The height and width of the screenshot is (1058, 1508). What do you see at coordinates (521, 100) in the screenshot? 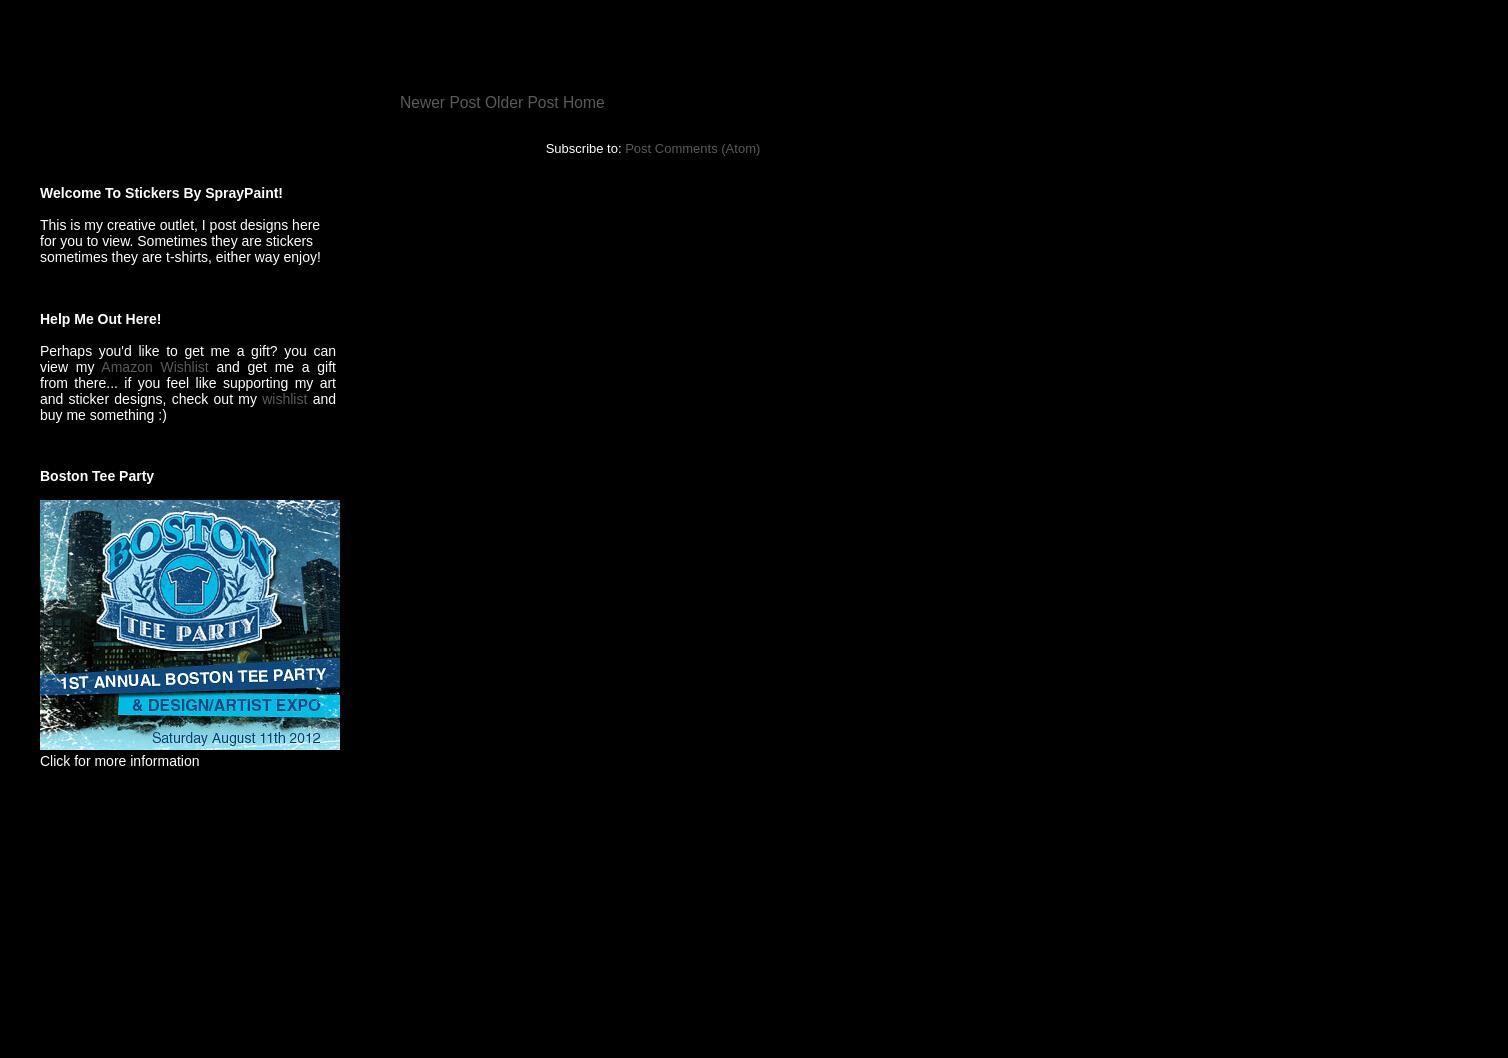
I see `'Older Post'` at bounding box center [521, 100].